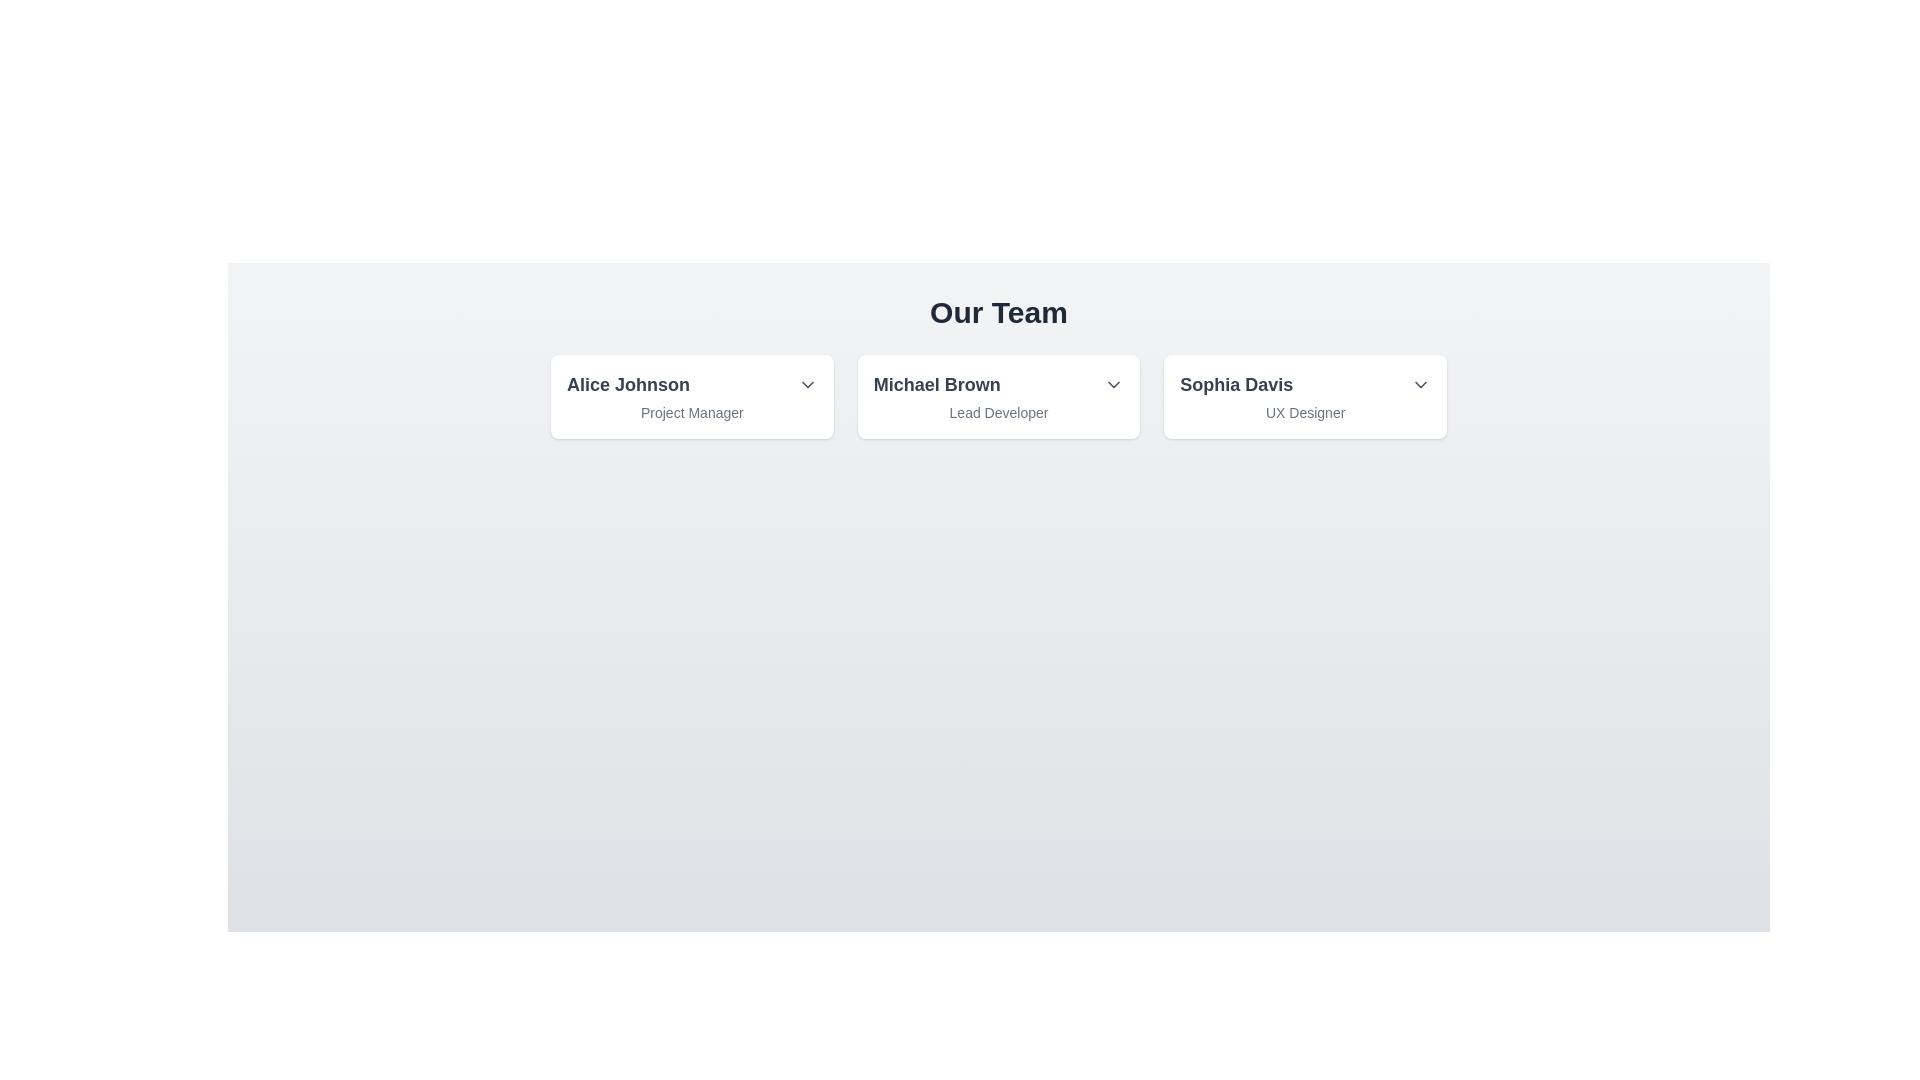 Image resolution: width=1920 pixels, height=1080 pixels. Describe the element at coordinates (807, 385) in the screenshot. I see `the downward-facing chevron icon on the right side of the 'Alice Johnson' component` at that location.